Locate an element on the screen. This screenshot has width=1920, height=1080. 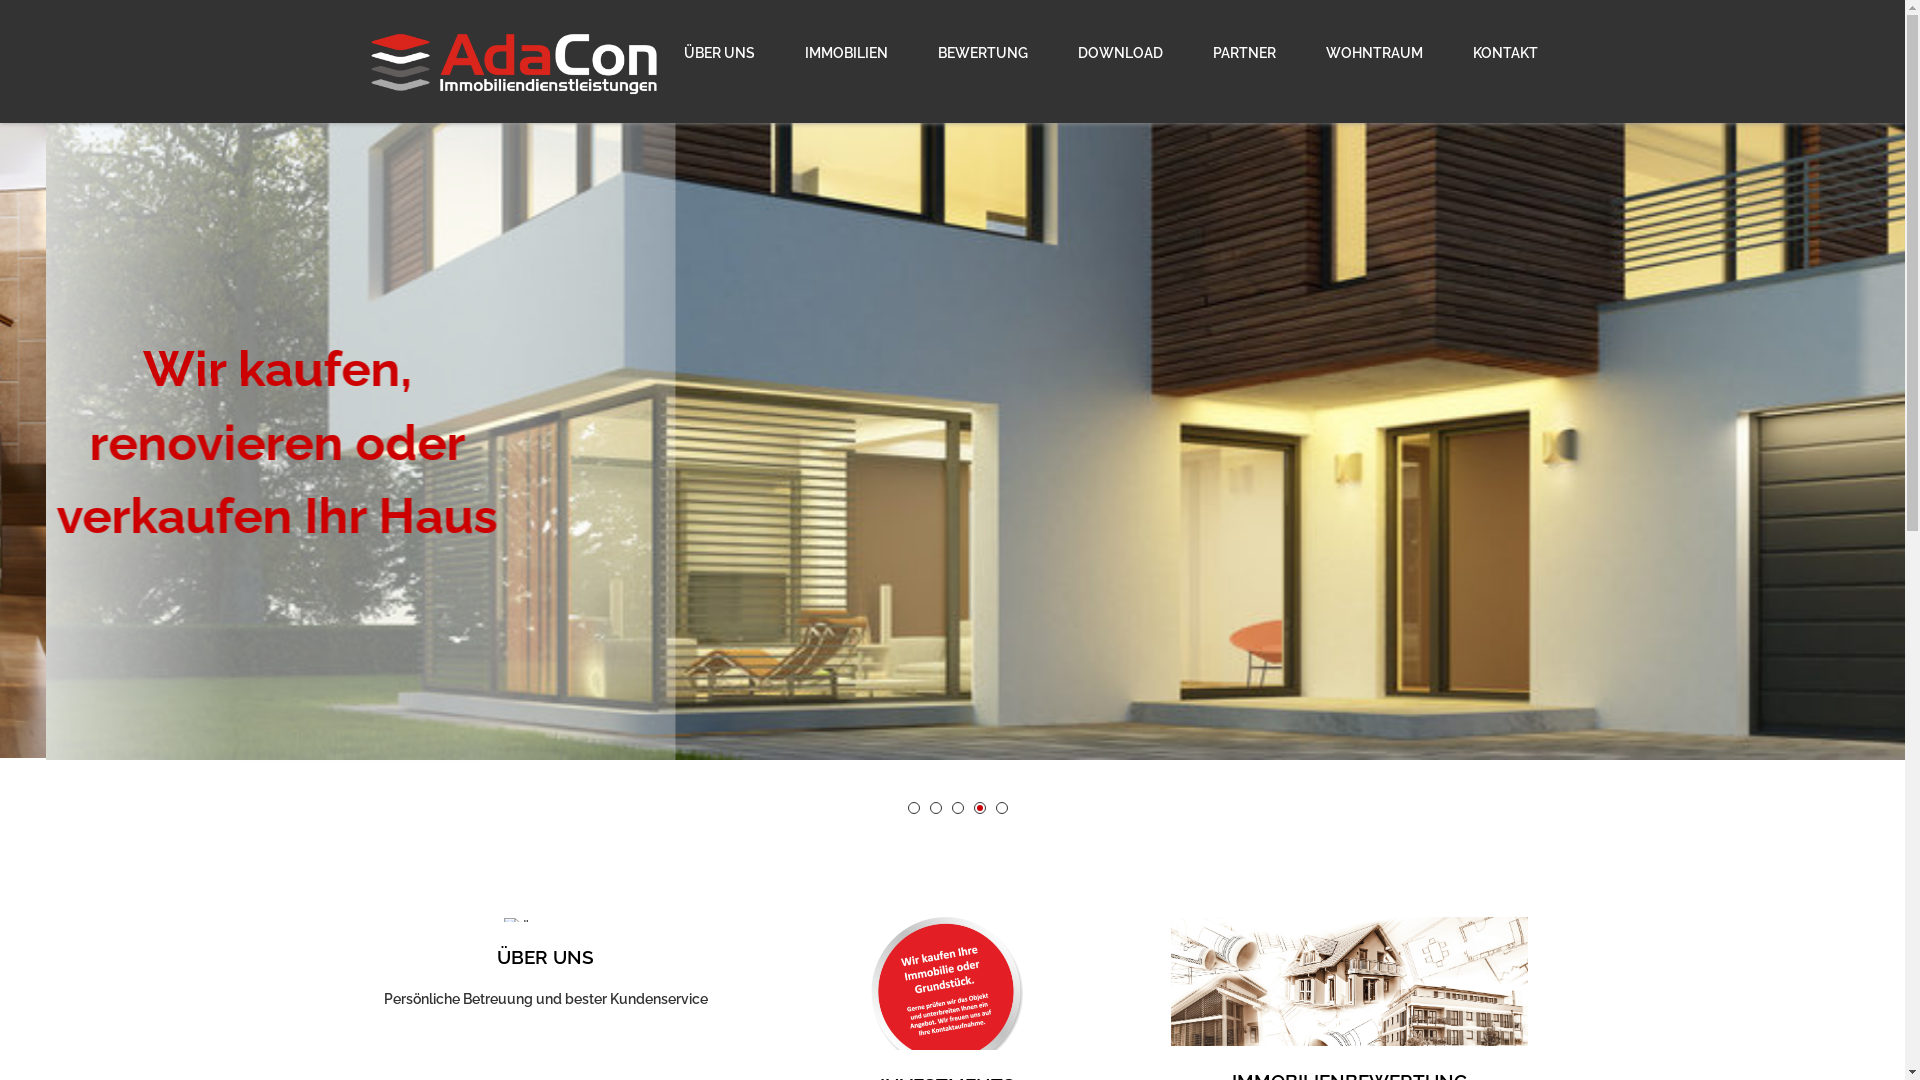
'Immobilienbewertung' is located at coordinates (1349, 991).